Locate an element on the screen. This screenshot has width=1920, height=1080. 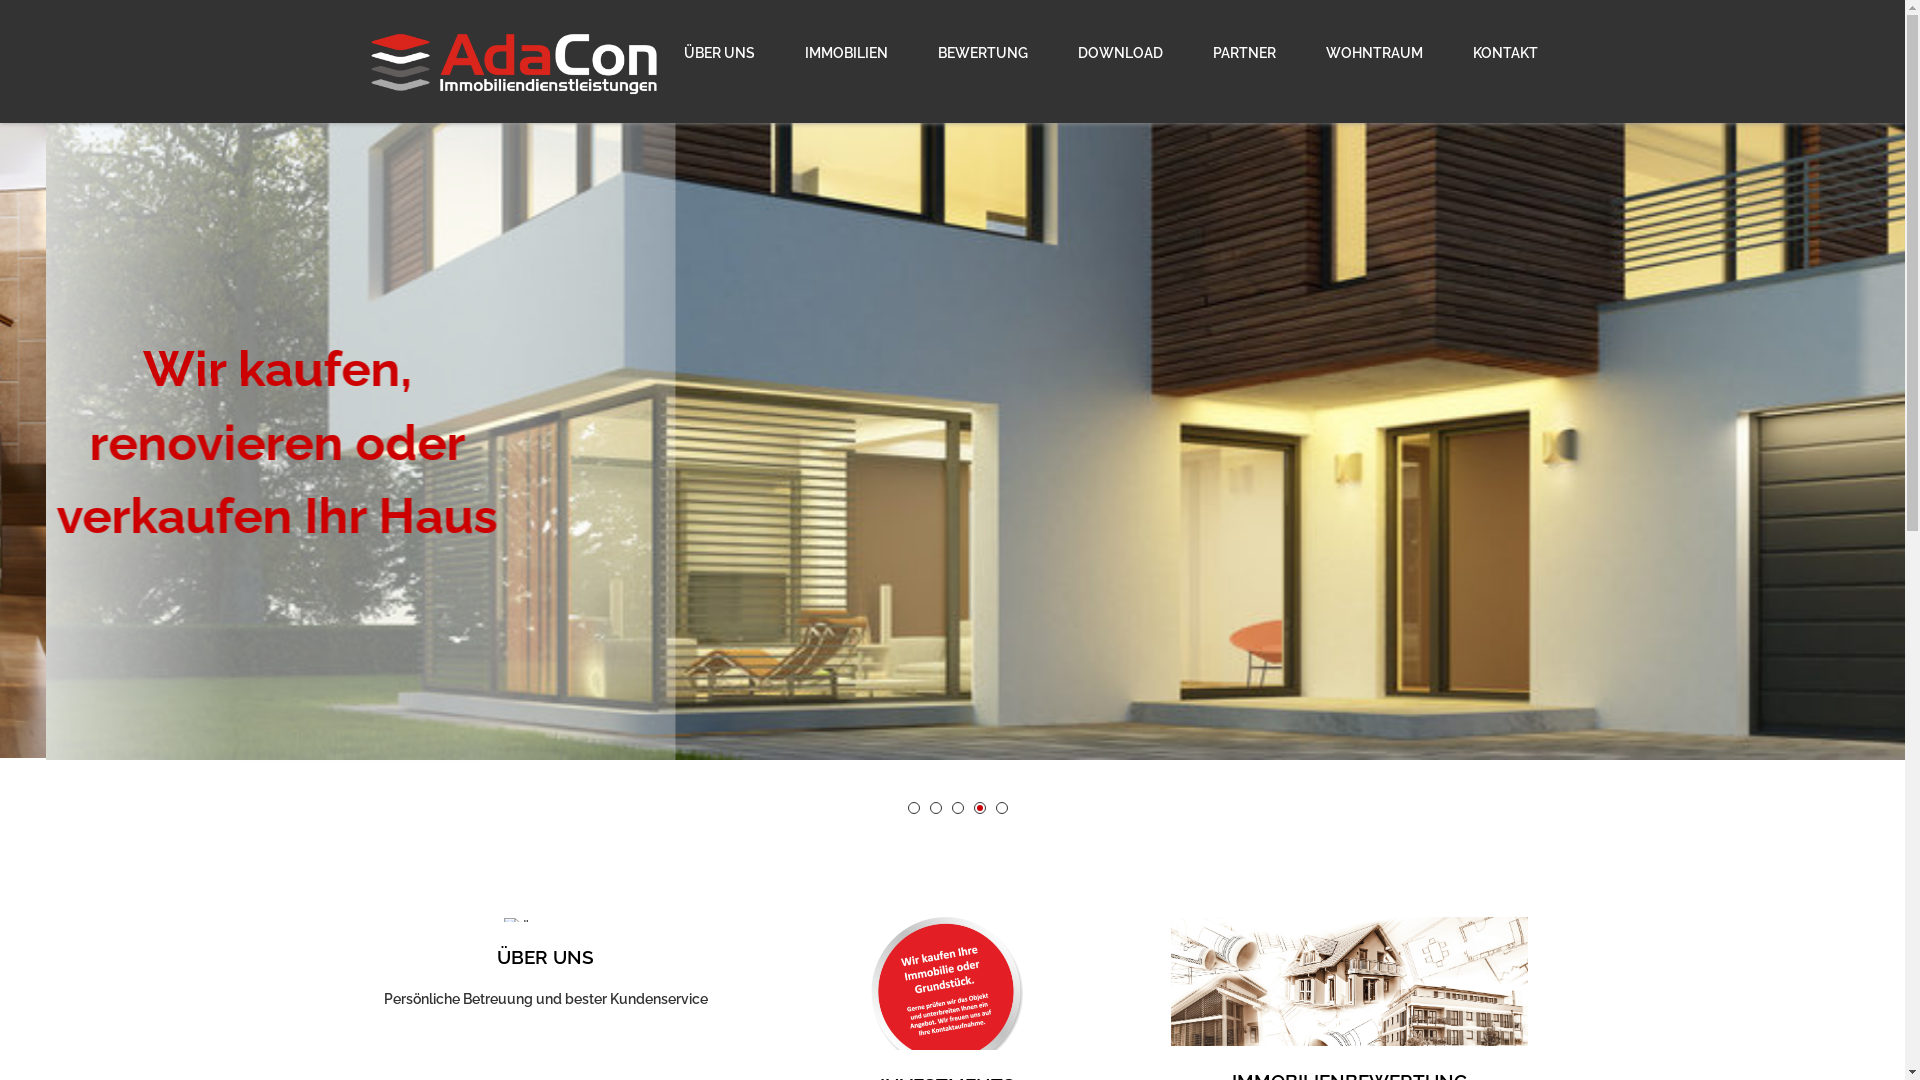
'Immobilienbewertung' is located at coordinates (1349, 991).